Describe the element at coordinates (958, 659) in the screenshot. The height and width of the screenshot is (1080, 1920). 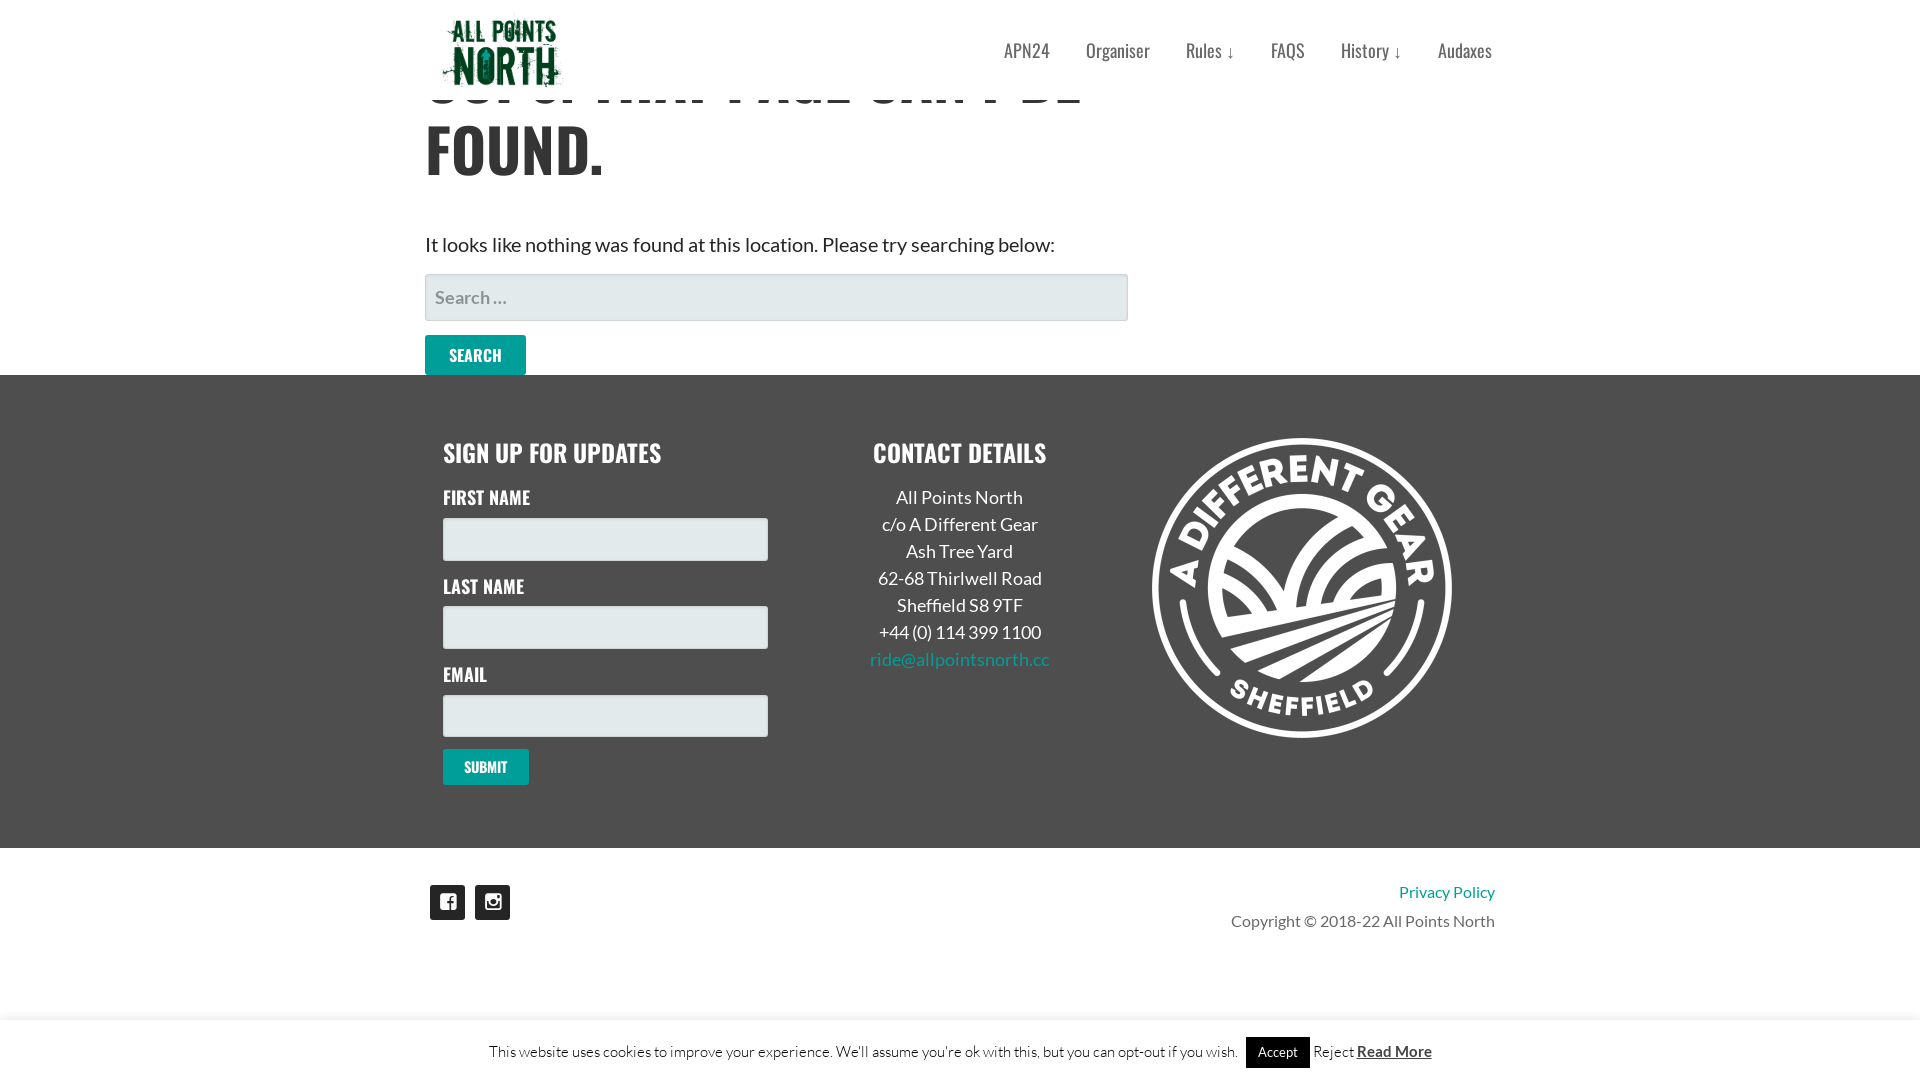
I see `'ride@allpointsnorth.cc'` at that location.